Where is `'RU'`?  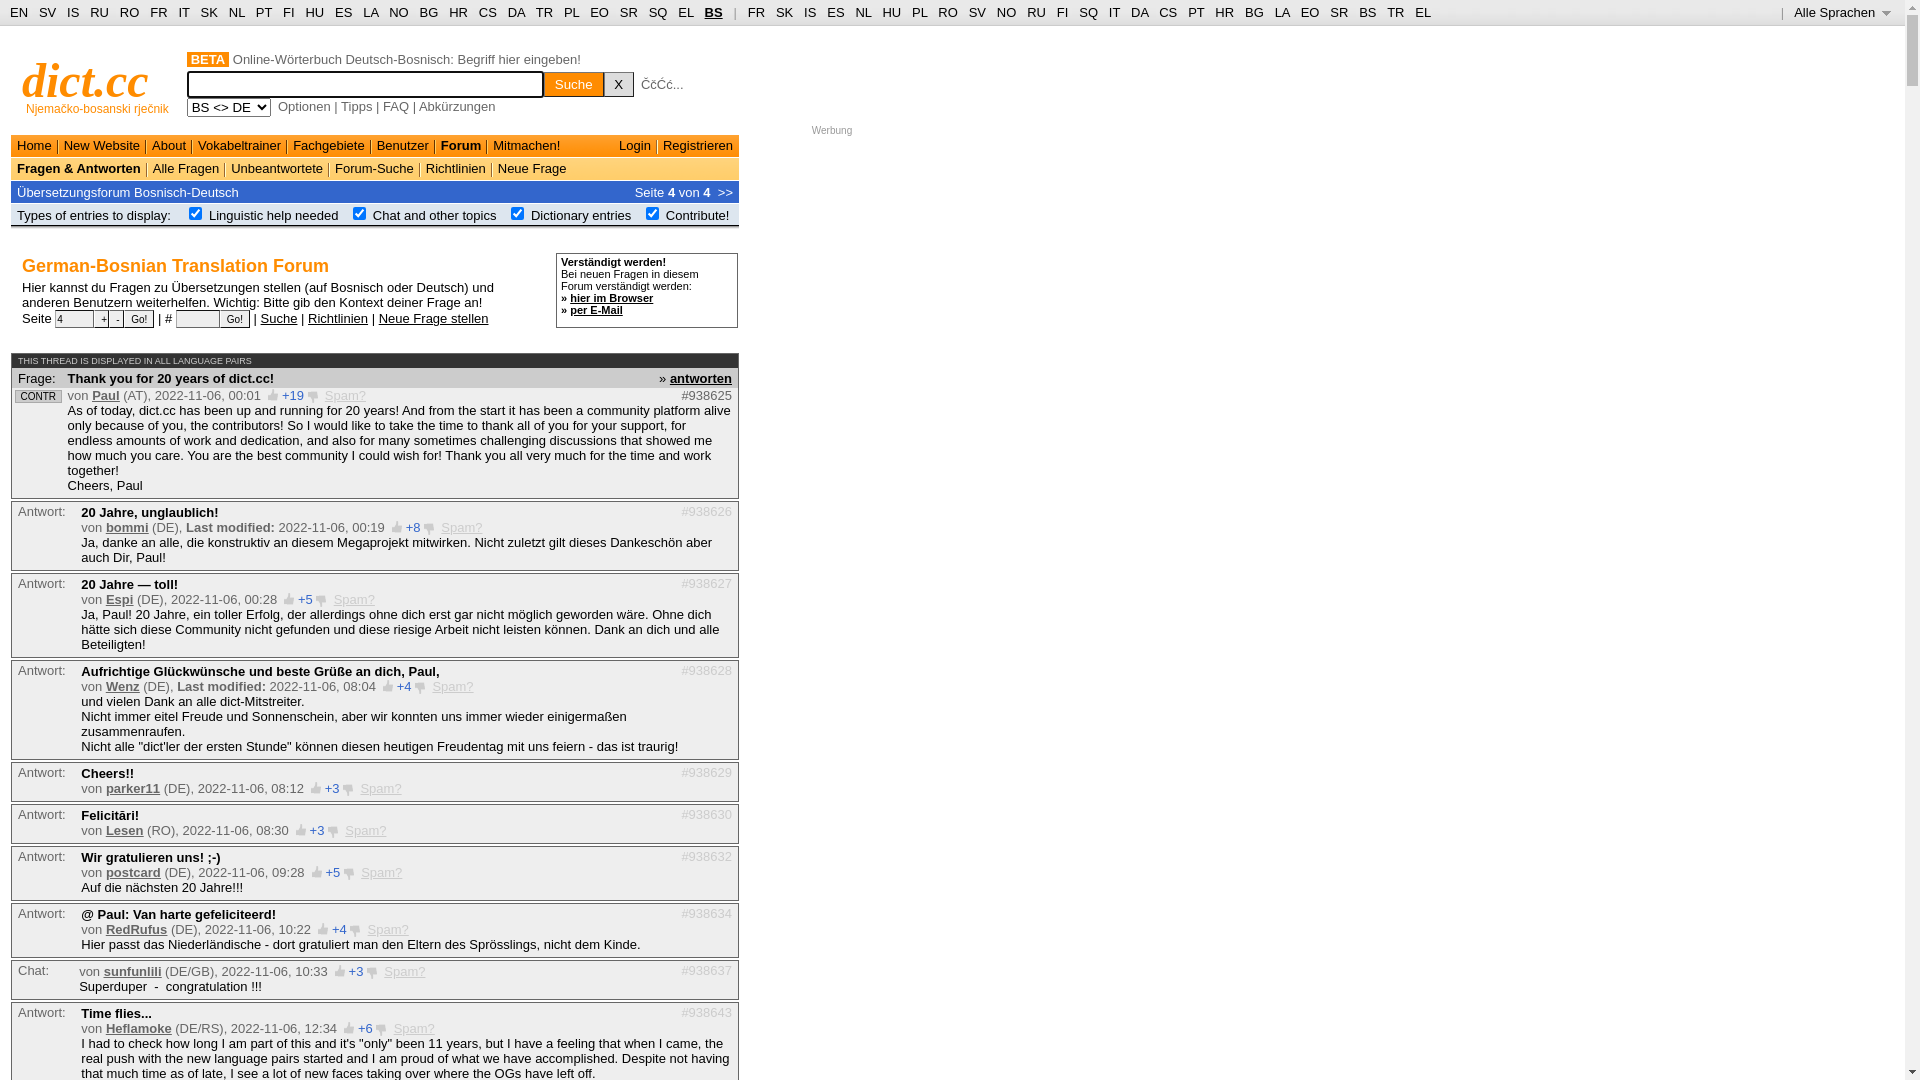
'RU' is located at coordinates (1036, 12).